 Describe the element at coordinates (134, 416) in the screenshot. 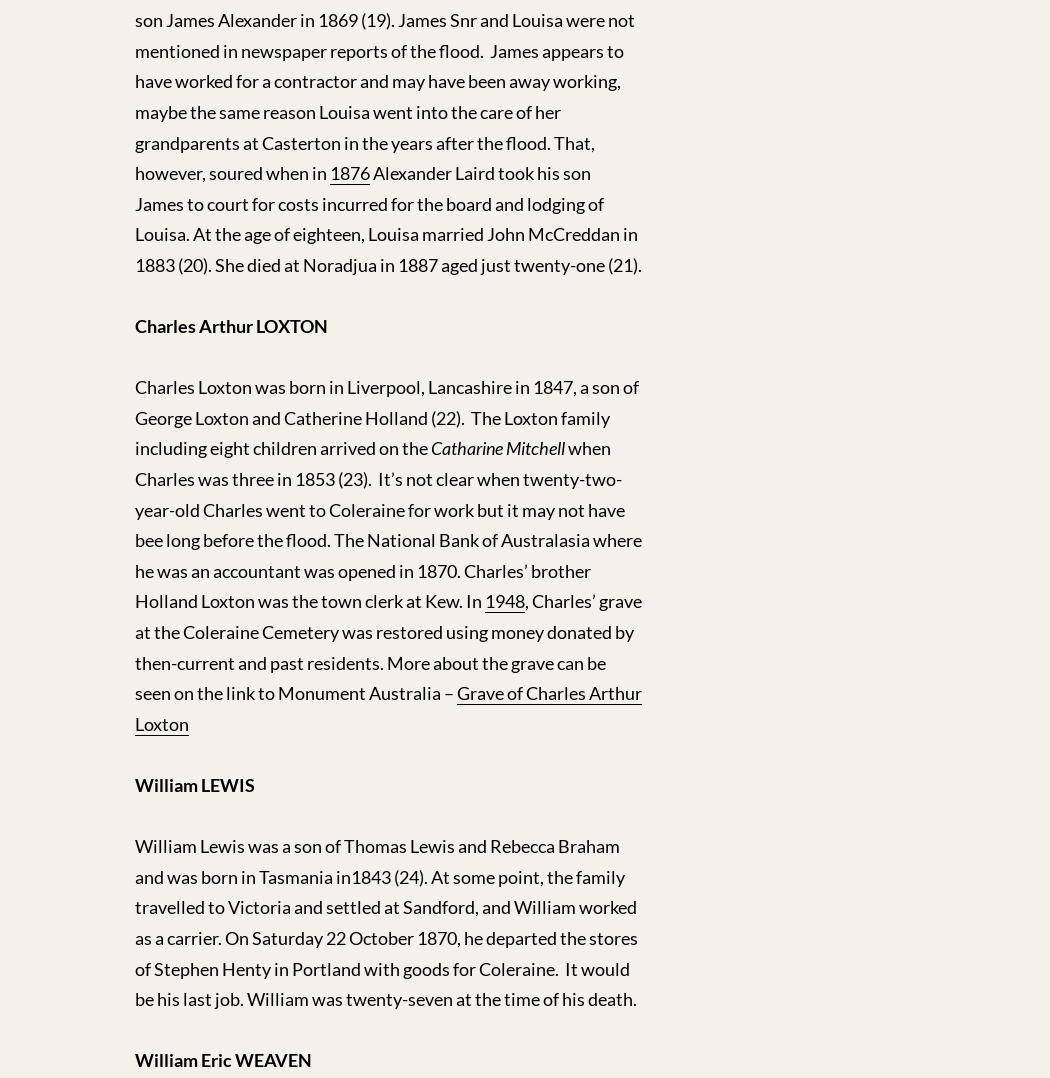

I see `'Charles Loxton was born in Liverpool, Lancashire in 1847, a son of George Loxton and Catherine Holland (22).  The Loxton family including eight children arrived on the'` at that location.